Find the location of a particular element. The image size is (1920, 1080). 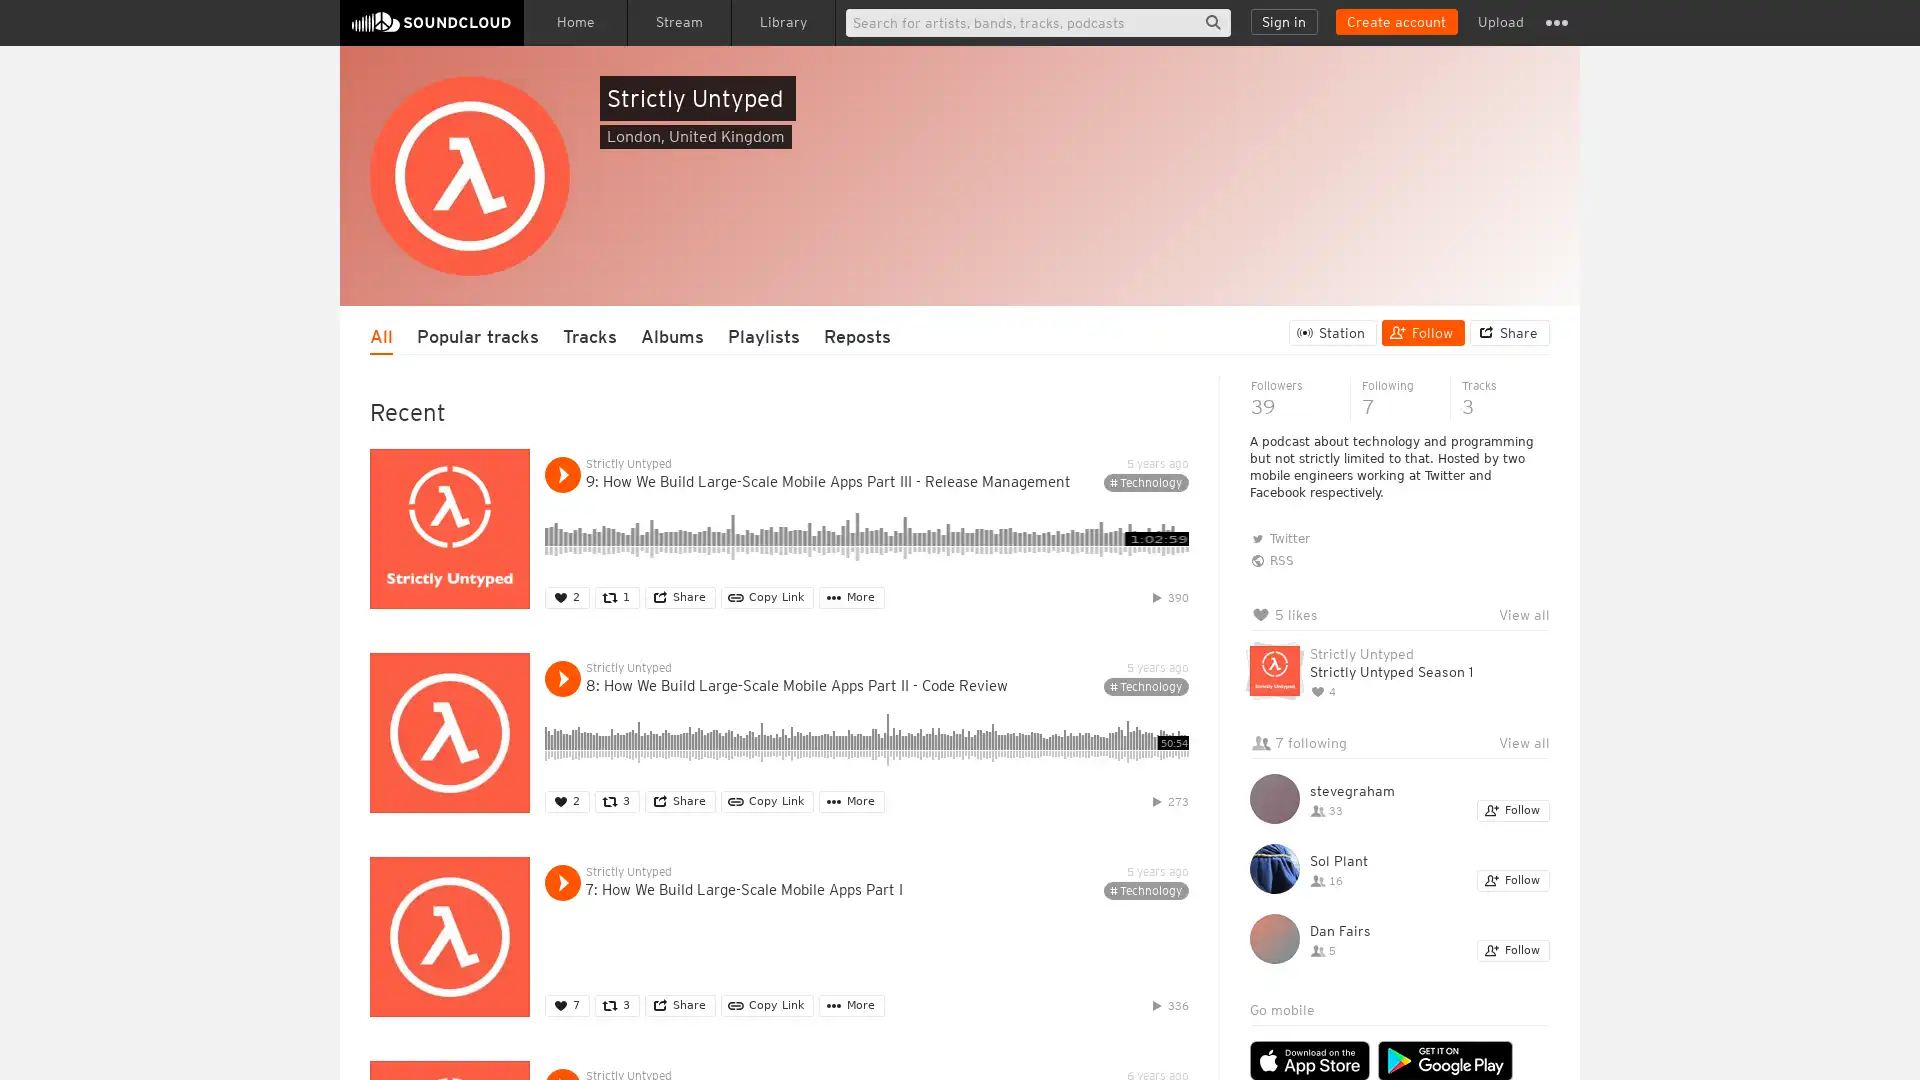

Follow is located at coordinates (1513, 950).